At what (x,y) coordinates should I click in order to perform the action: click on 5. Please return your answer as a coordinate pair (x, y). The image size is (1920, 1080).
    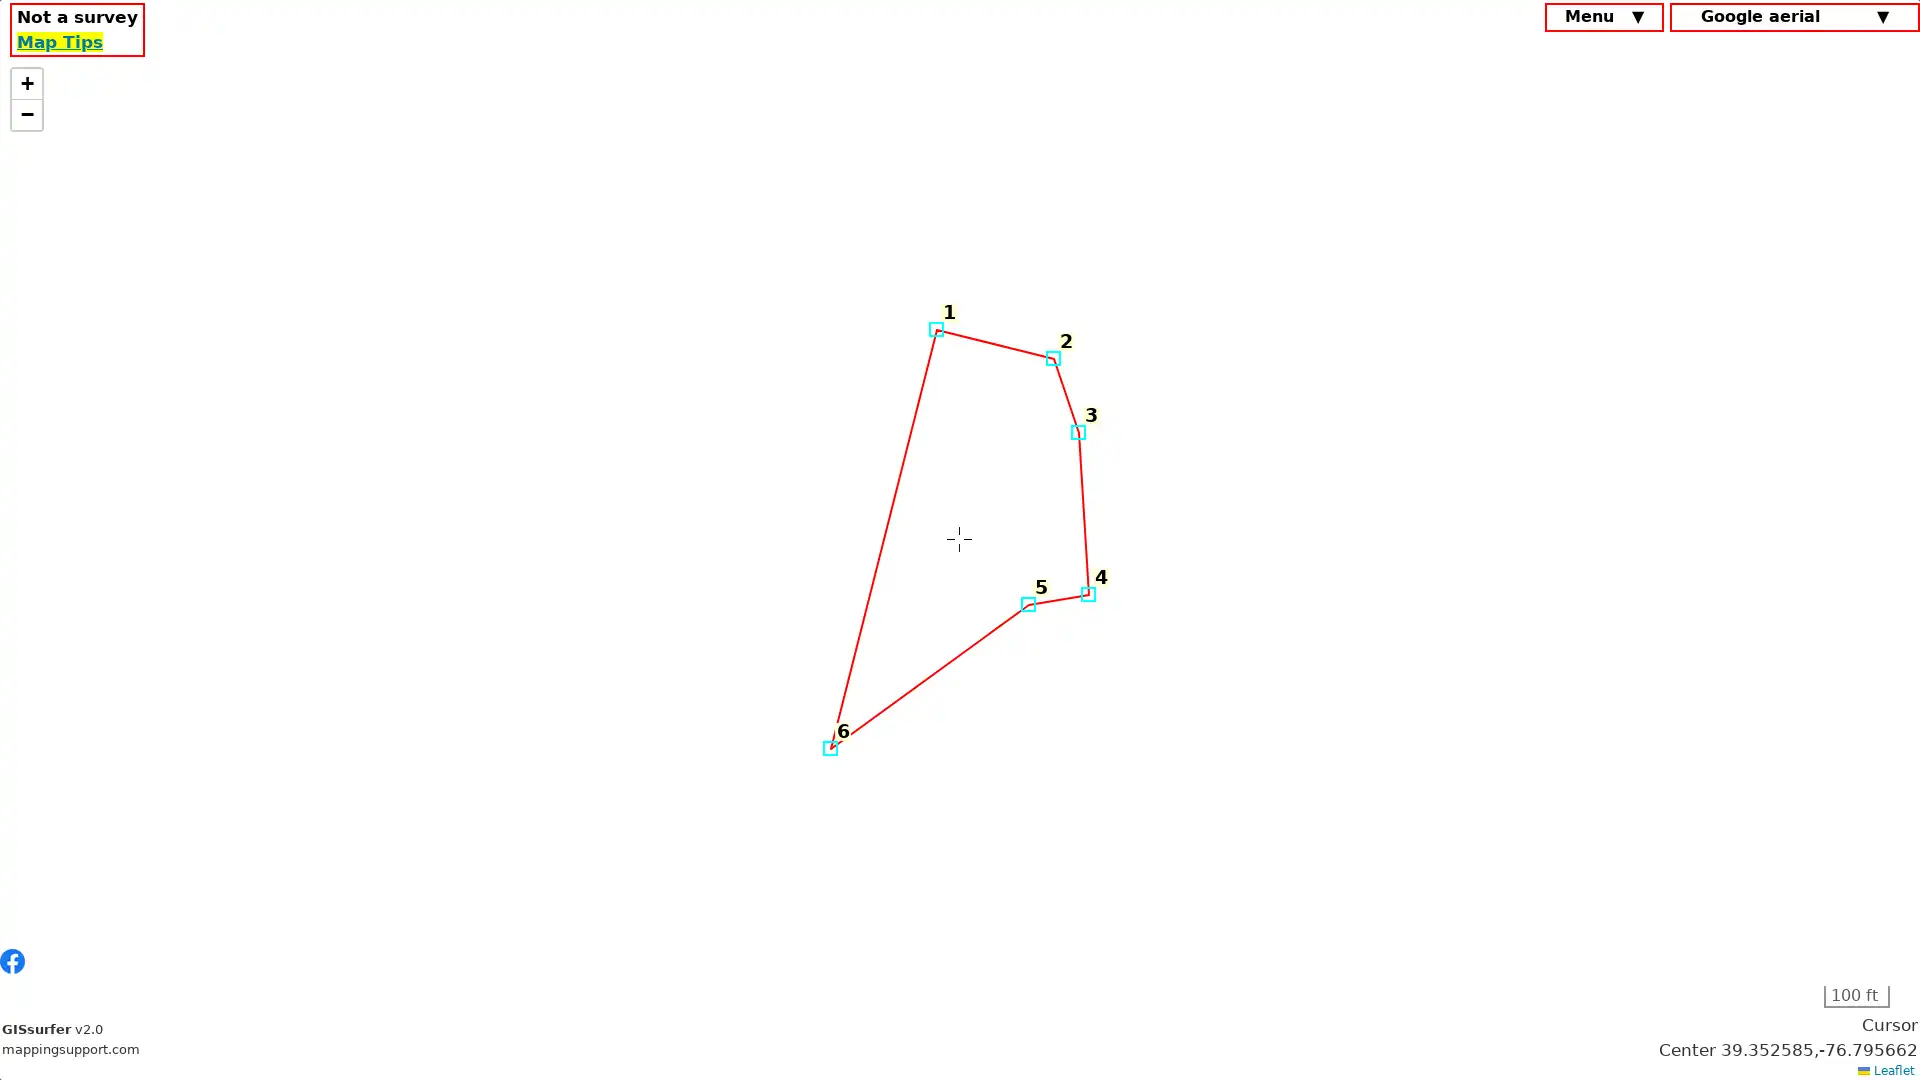
    Looking at the image, I should click on (1040, 586).